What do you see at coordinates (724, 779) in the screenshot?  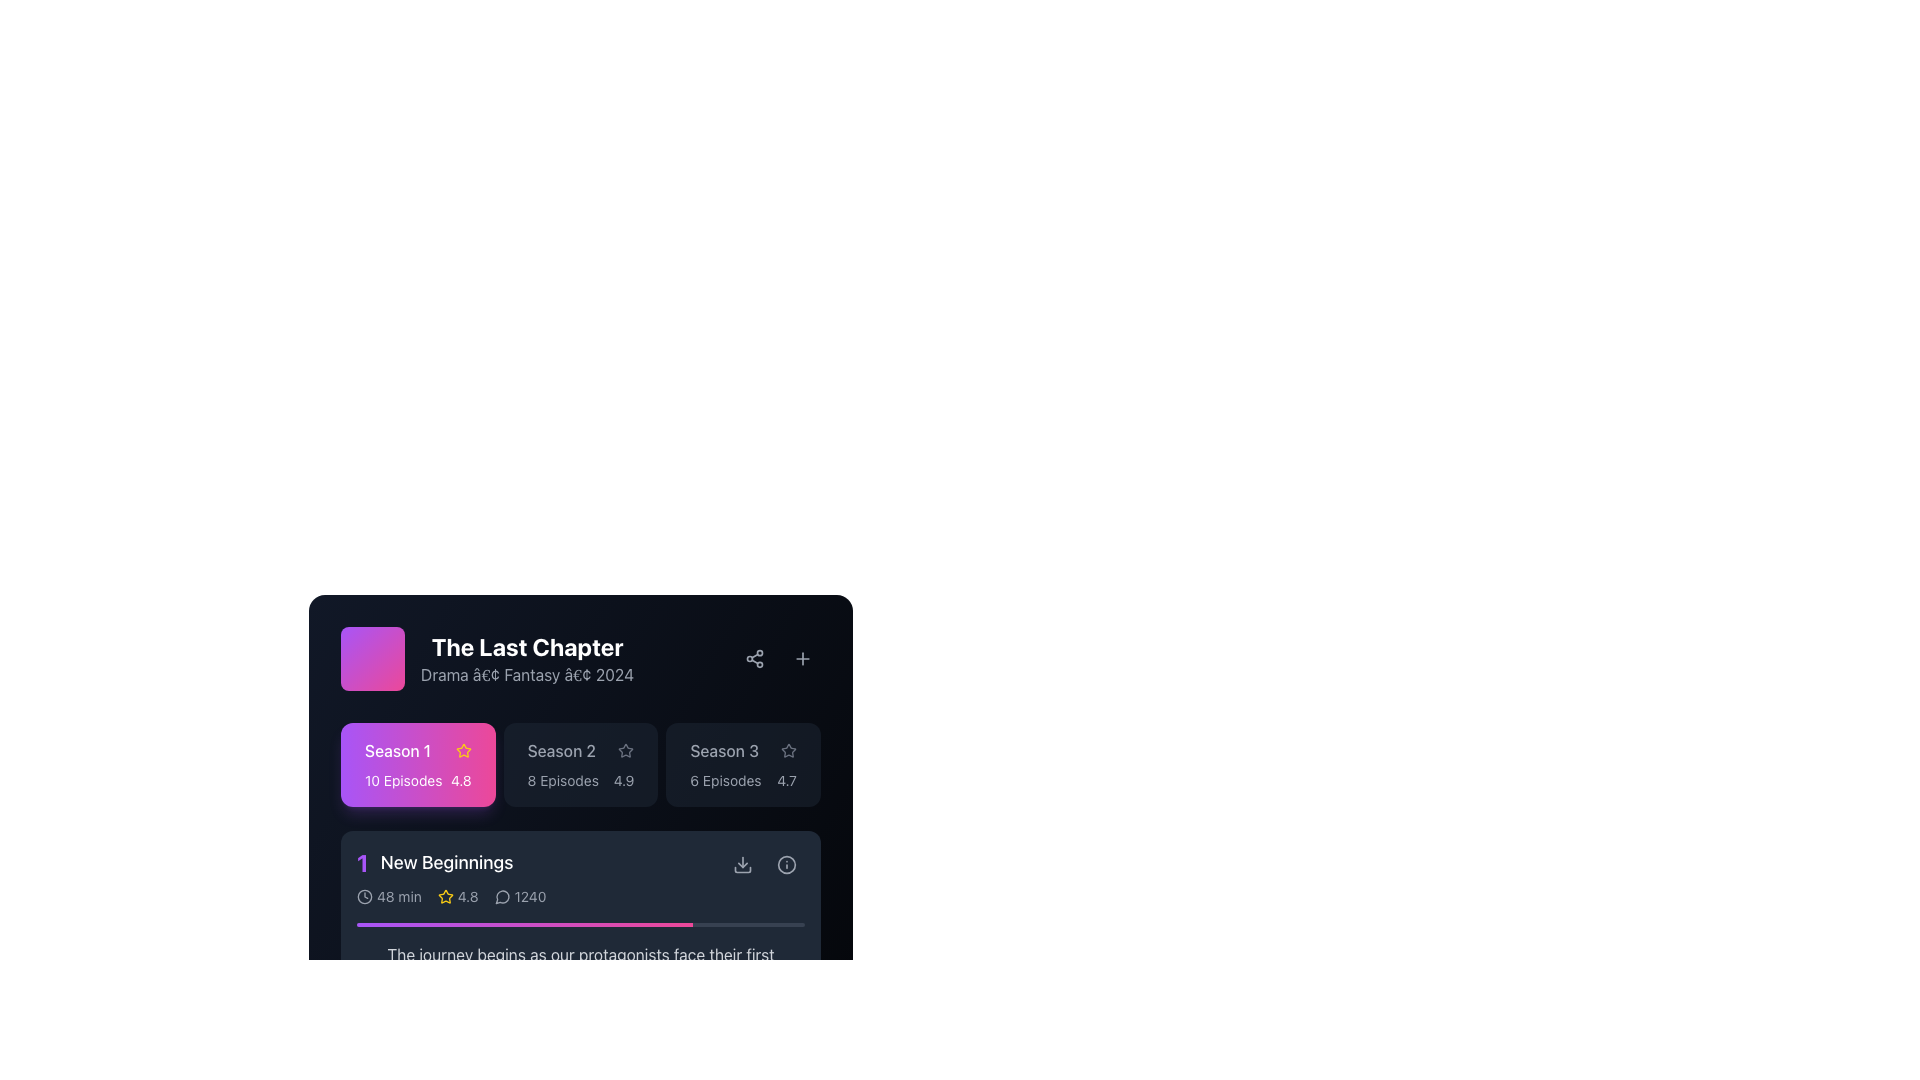 I see `the text label displaying '6 Episodes', which is part of the horizontal arrangement for 'Season 3' in the season selectors for 'The Last Chapter'` at bounding box center [724, 779].